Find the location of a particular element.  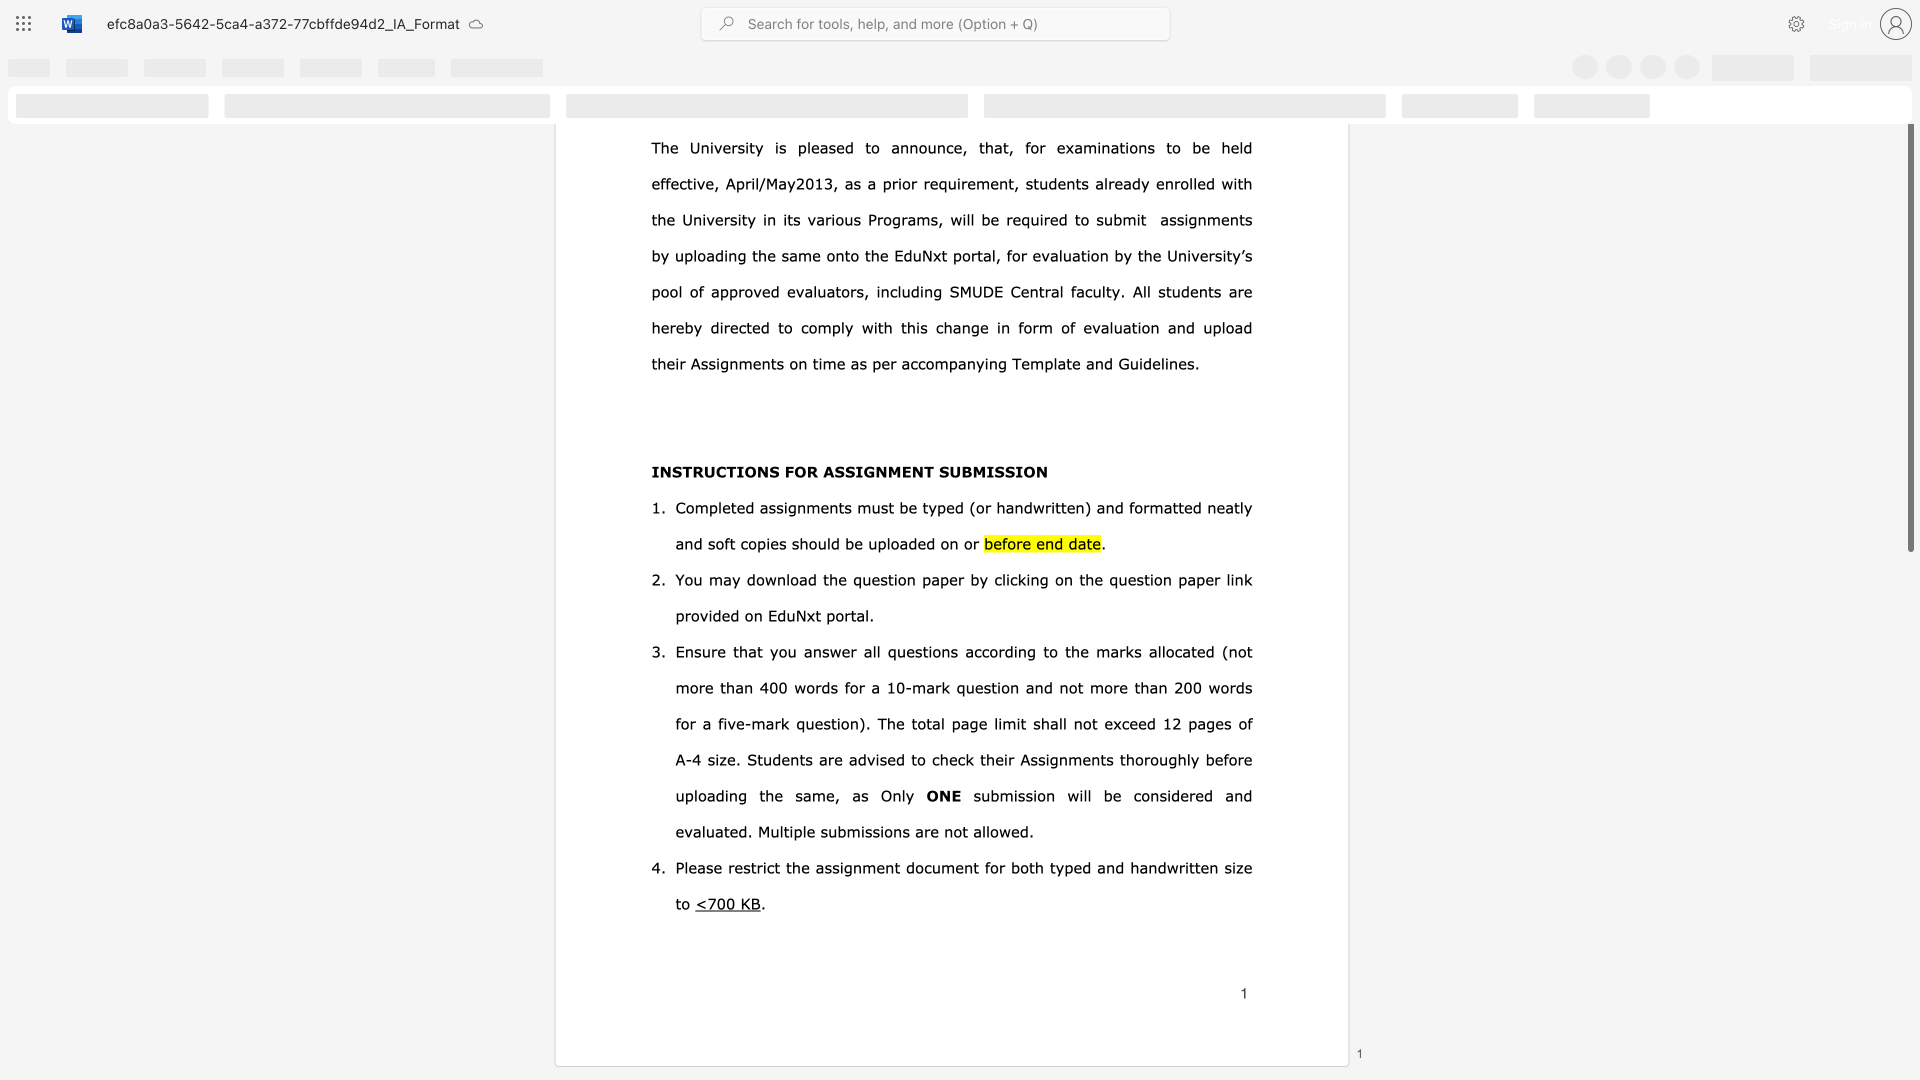

the scrollbar and move up 40 pixels is located at coordinates (1909, 329).